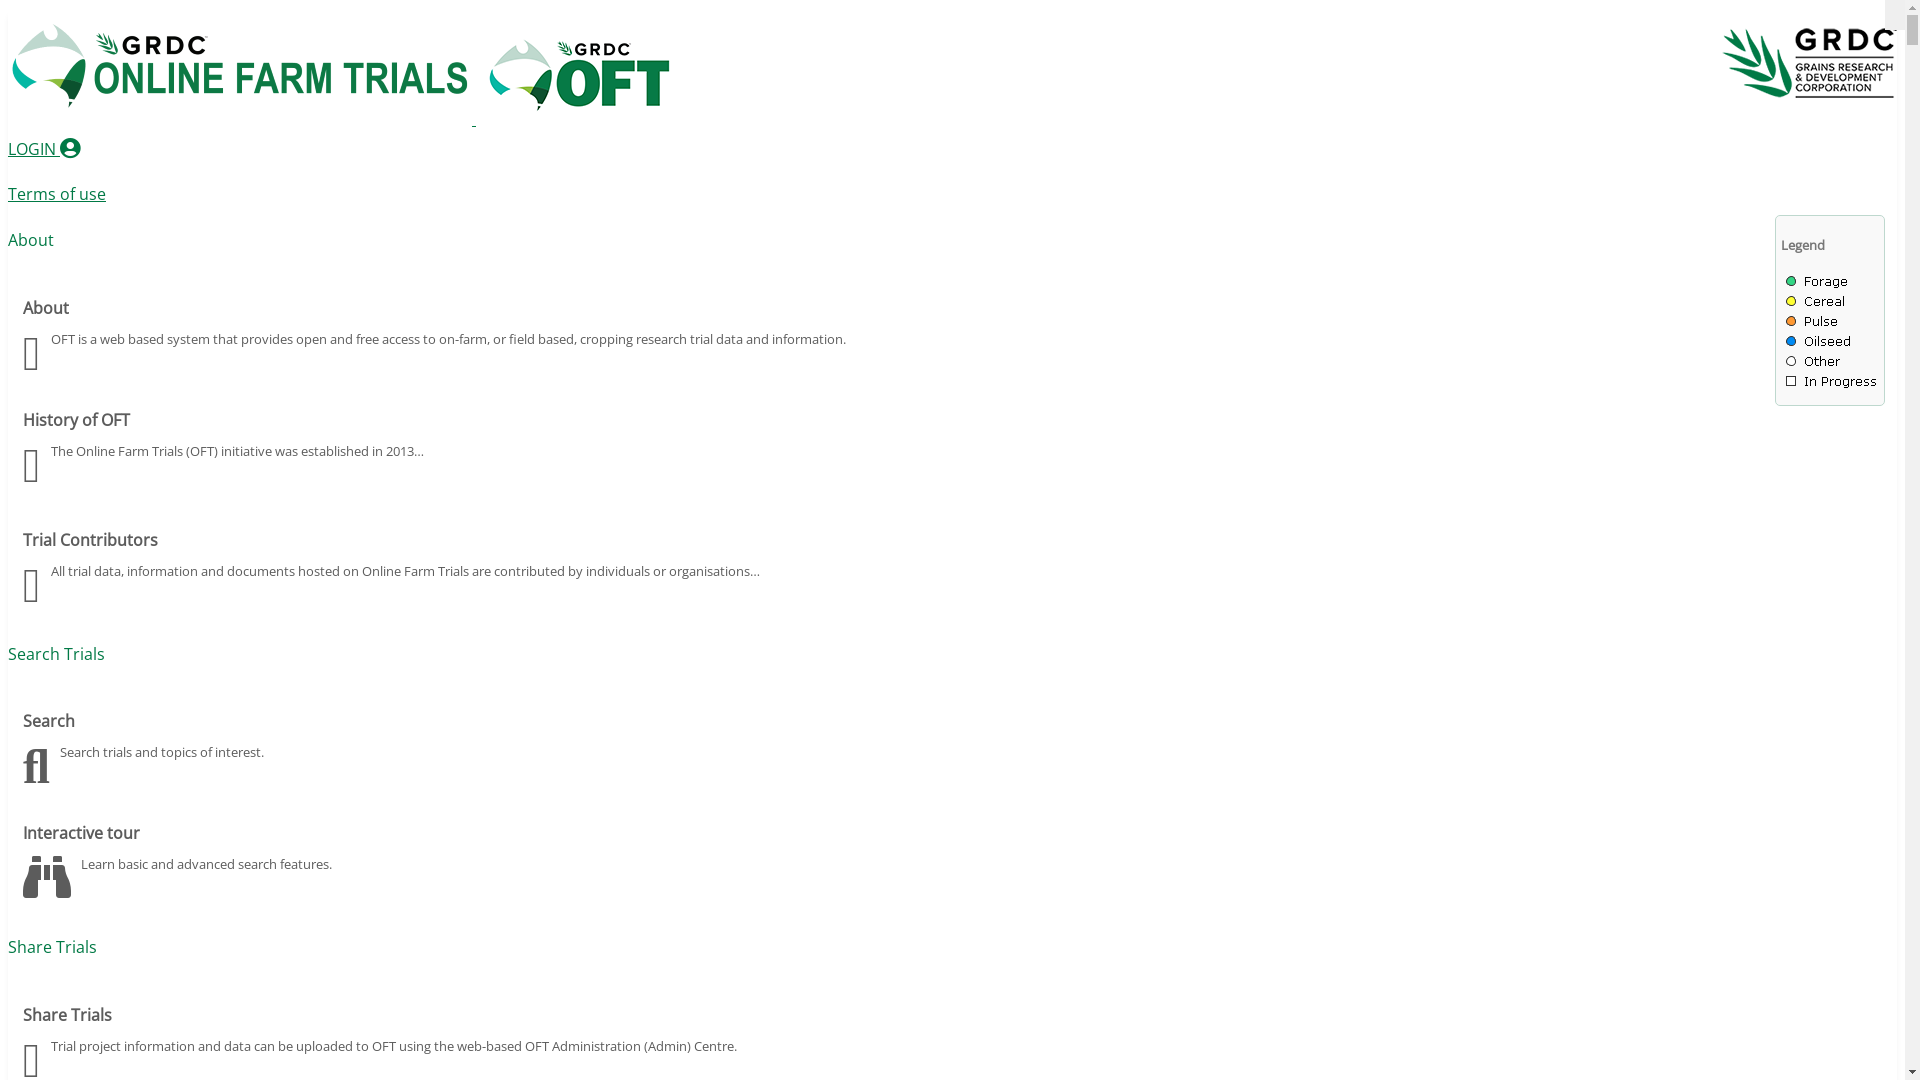 The width and height of the screenshot is (1920, 1080). What do you see at coordinates (23, 855) in the screenshot?
I see `'Interactive tour` at bounding box center [23, 855].